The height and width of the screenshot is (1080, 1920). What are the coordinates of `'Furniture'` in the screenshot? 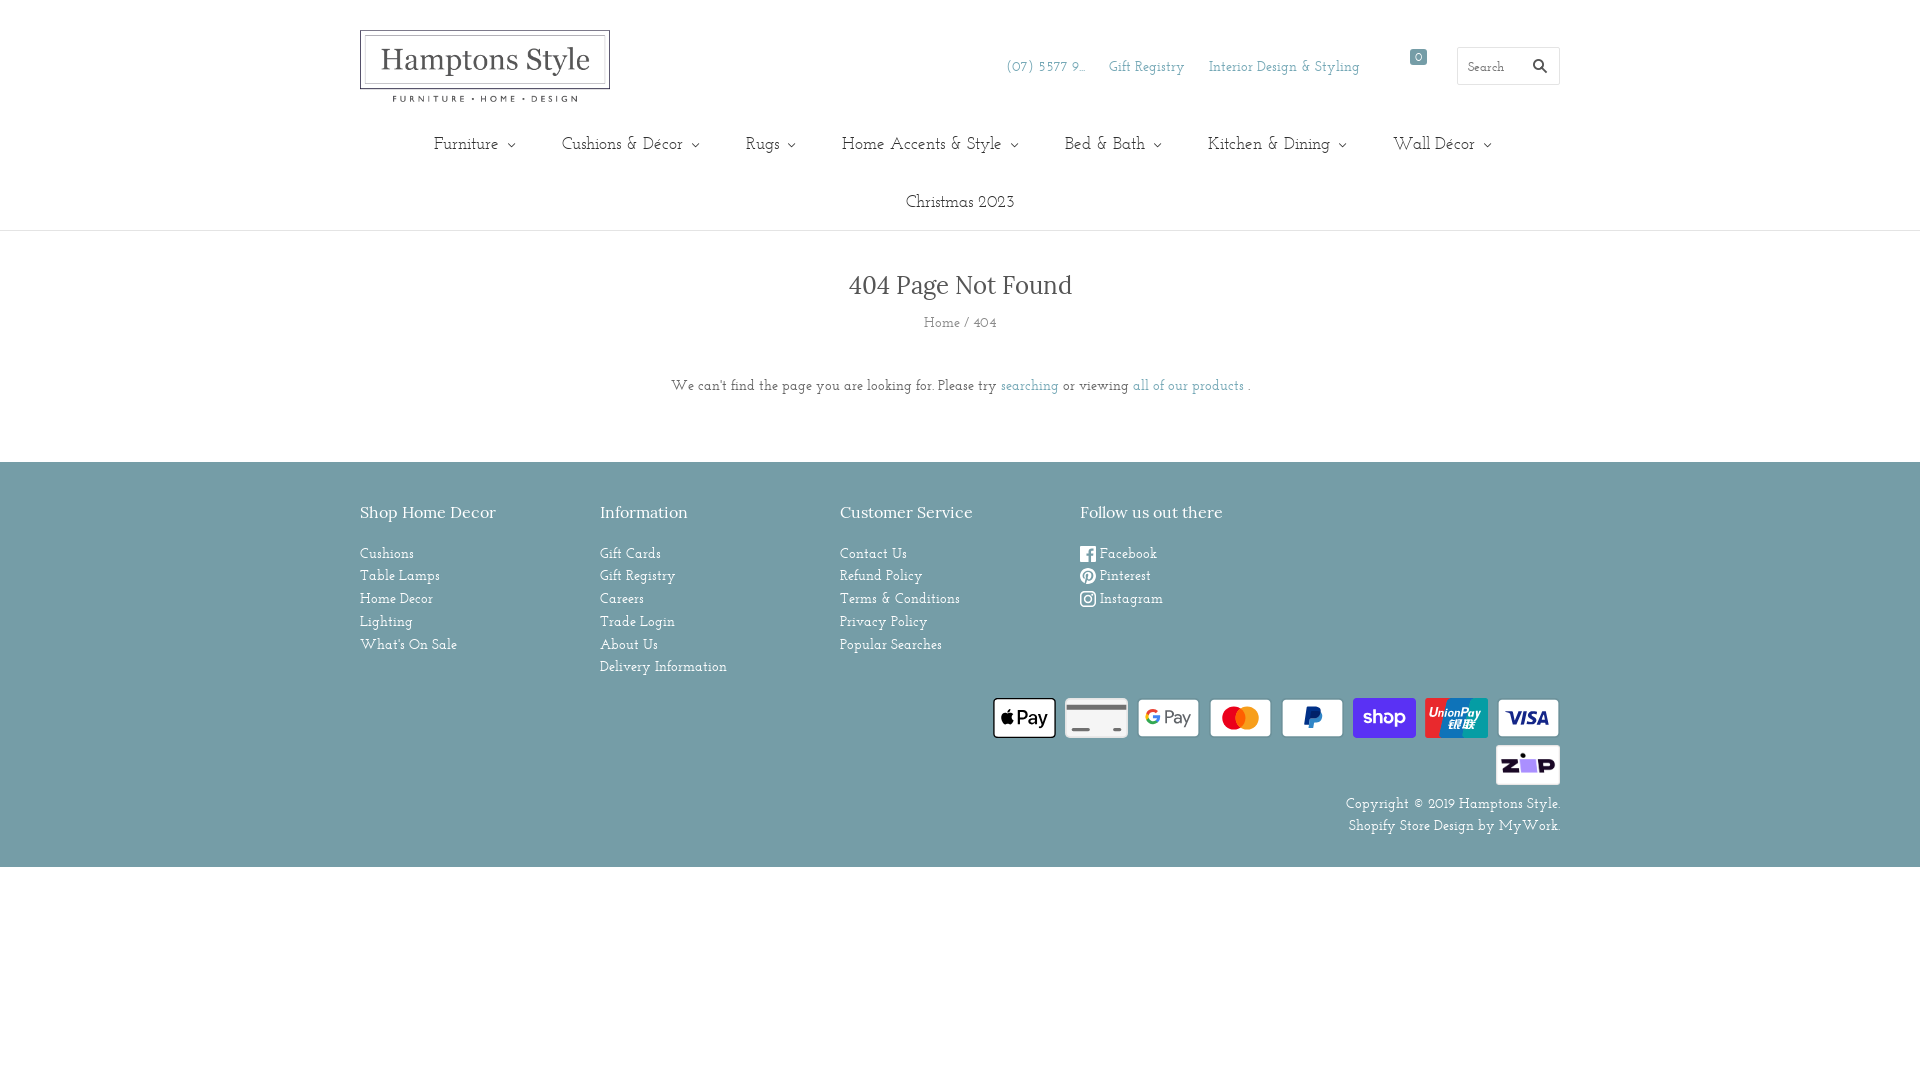 It's located at (470, 142).